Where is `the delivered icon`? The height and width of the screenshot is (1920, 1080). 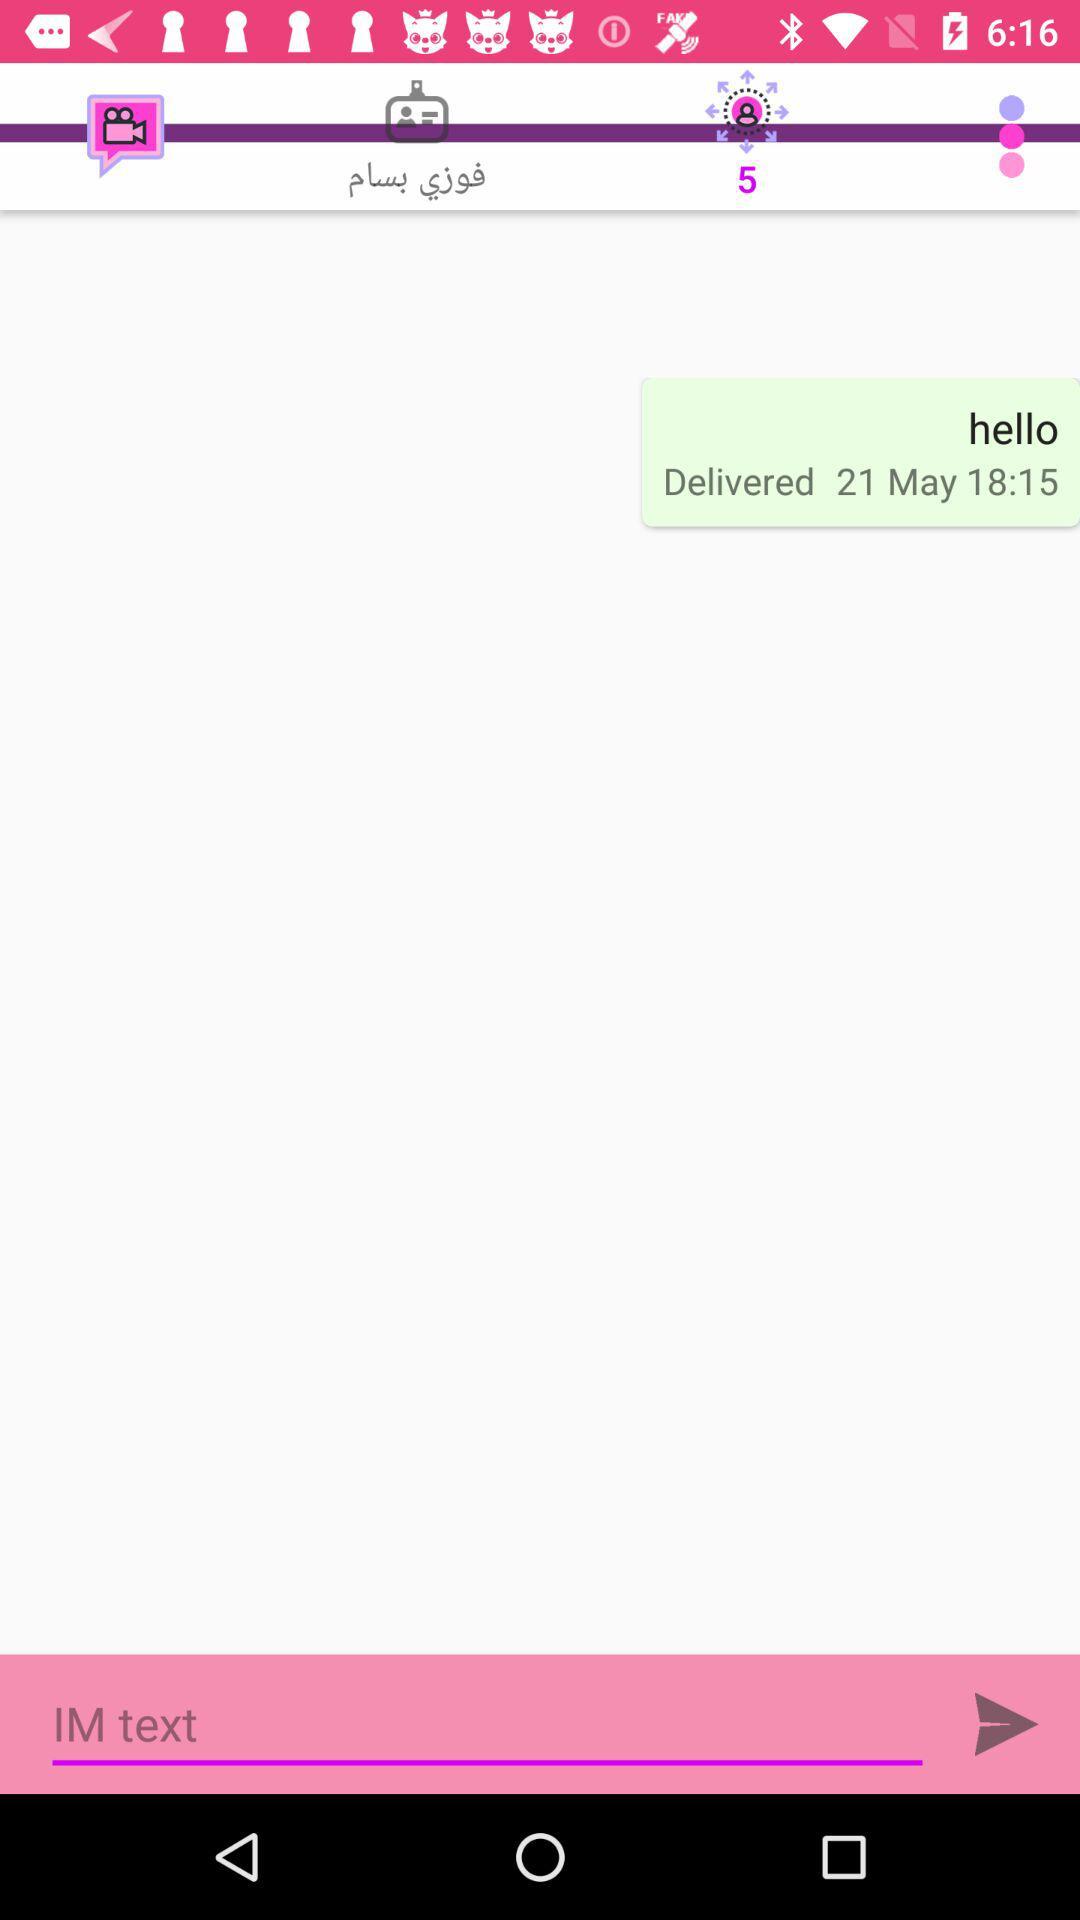
the delivered icon is located at coordinates (739, 480).